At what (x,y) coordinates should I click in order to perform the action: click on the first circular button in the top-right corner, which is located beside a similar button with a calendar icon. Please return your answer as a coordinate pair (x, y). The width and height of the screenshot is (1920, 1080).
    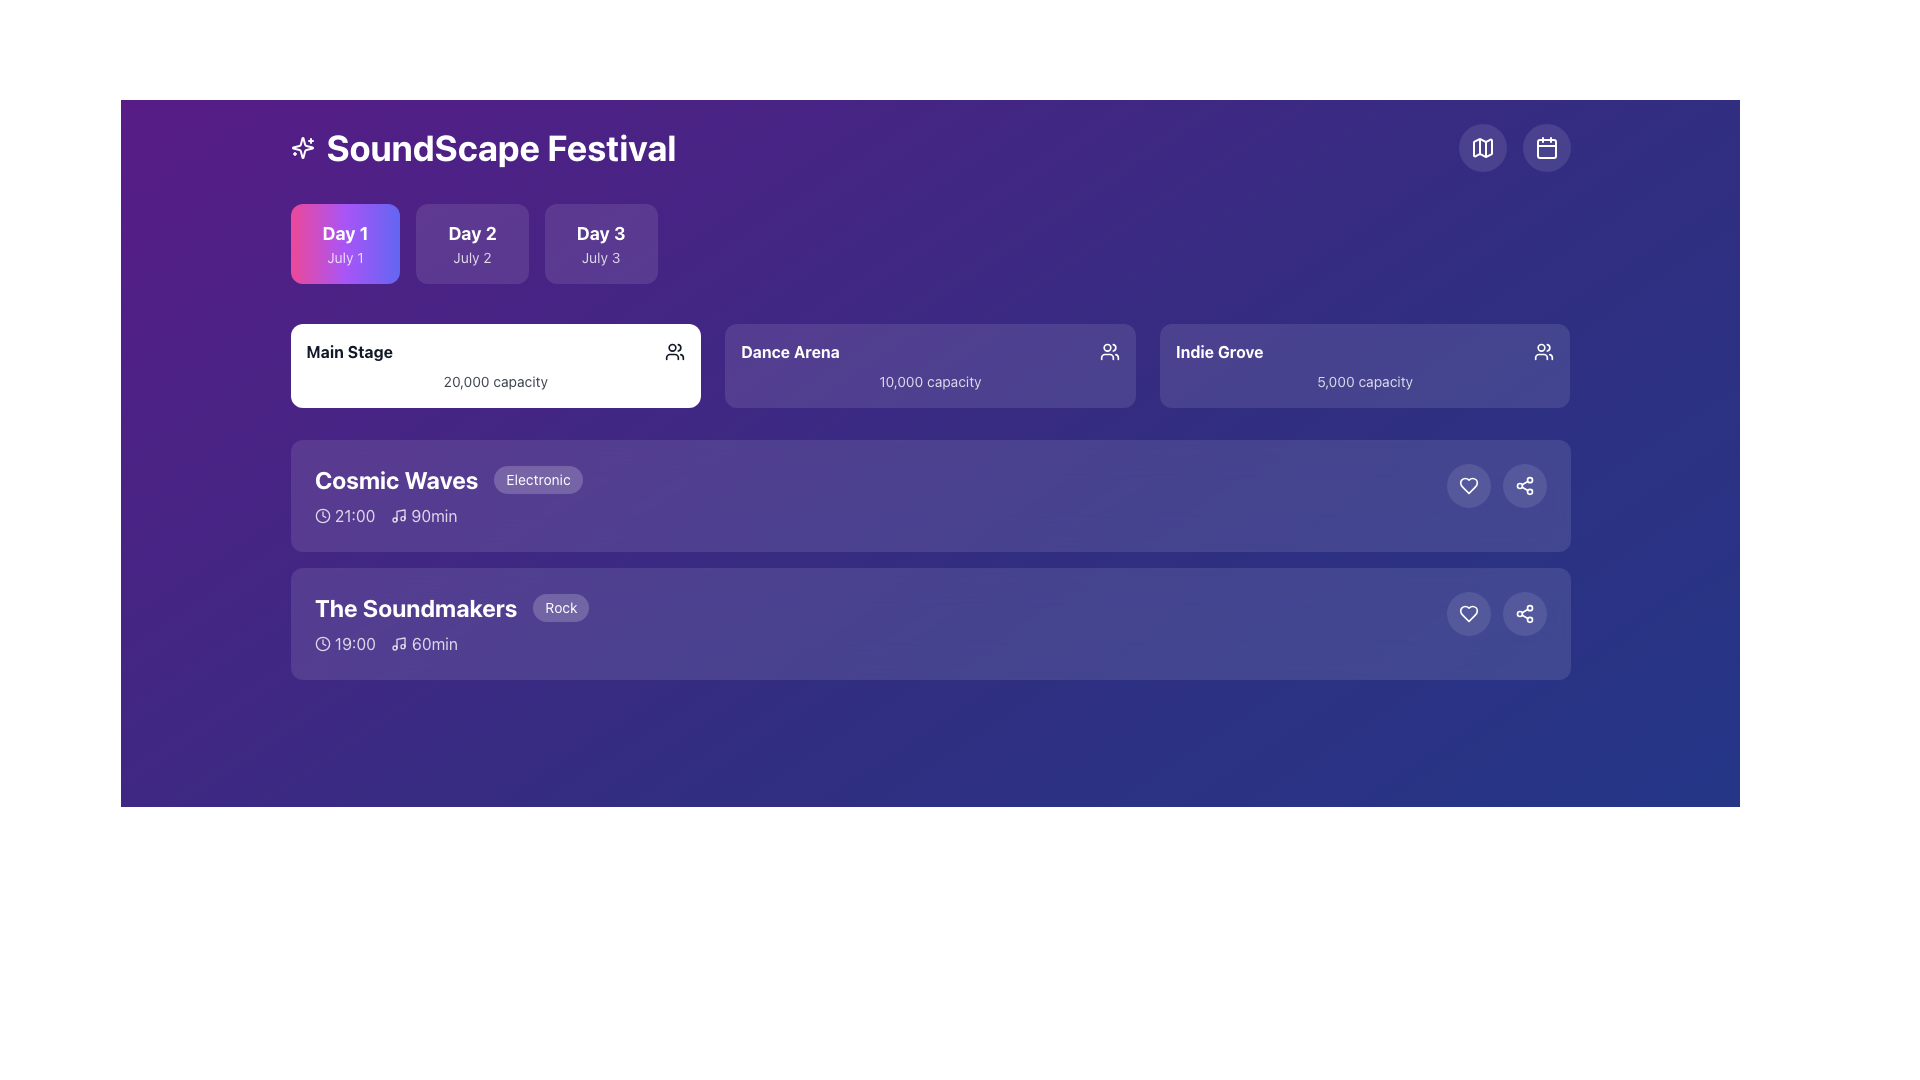
    Looking at the image, I should click on (1482, 146).